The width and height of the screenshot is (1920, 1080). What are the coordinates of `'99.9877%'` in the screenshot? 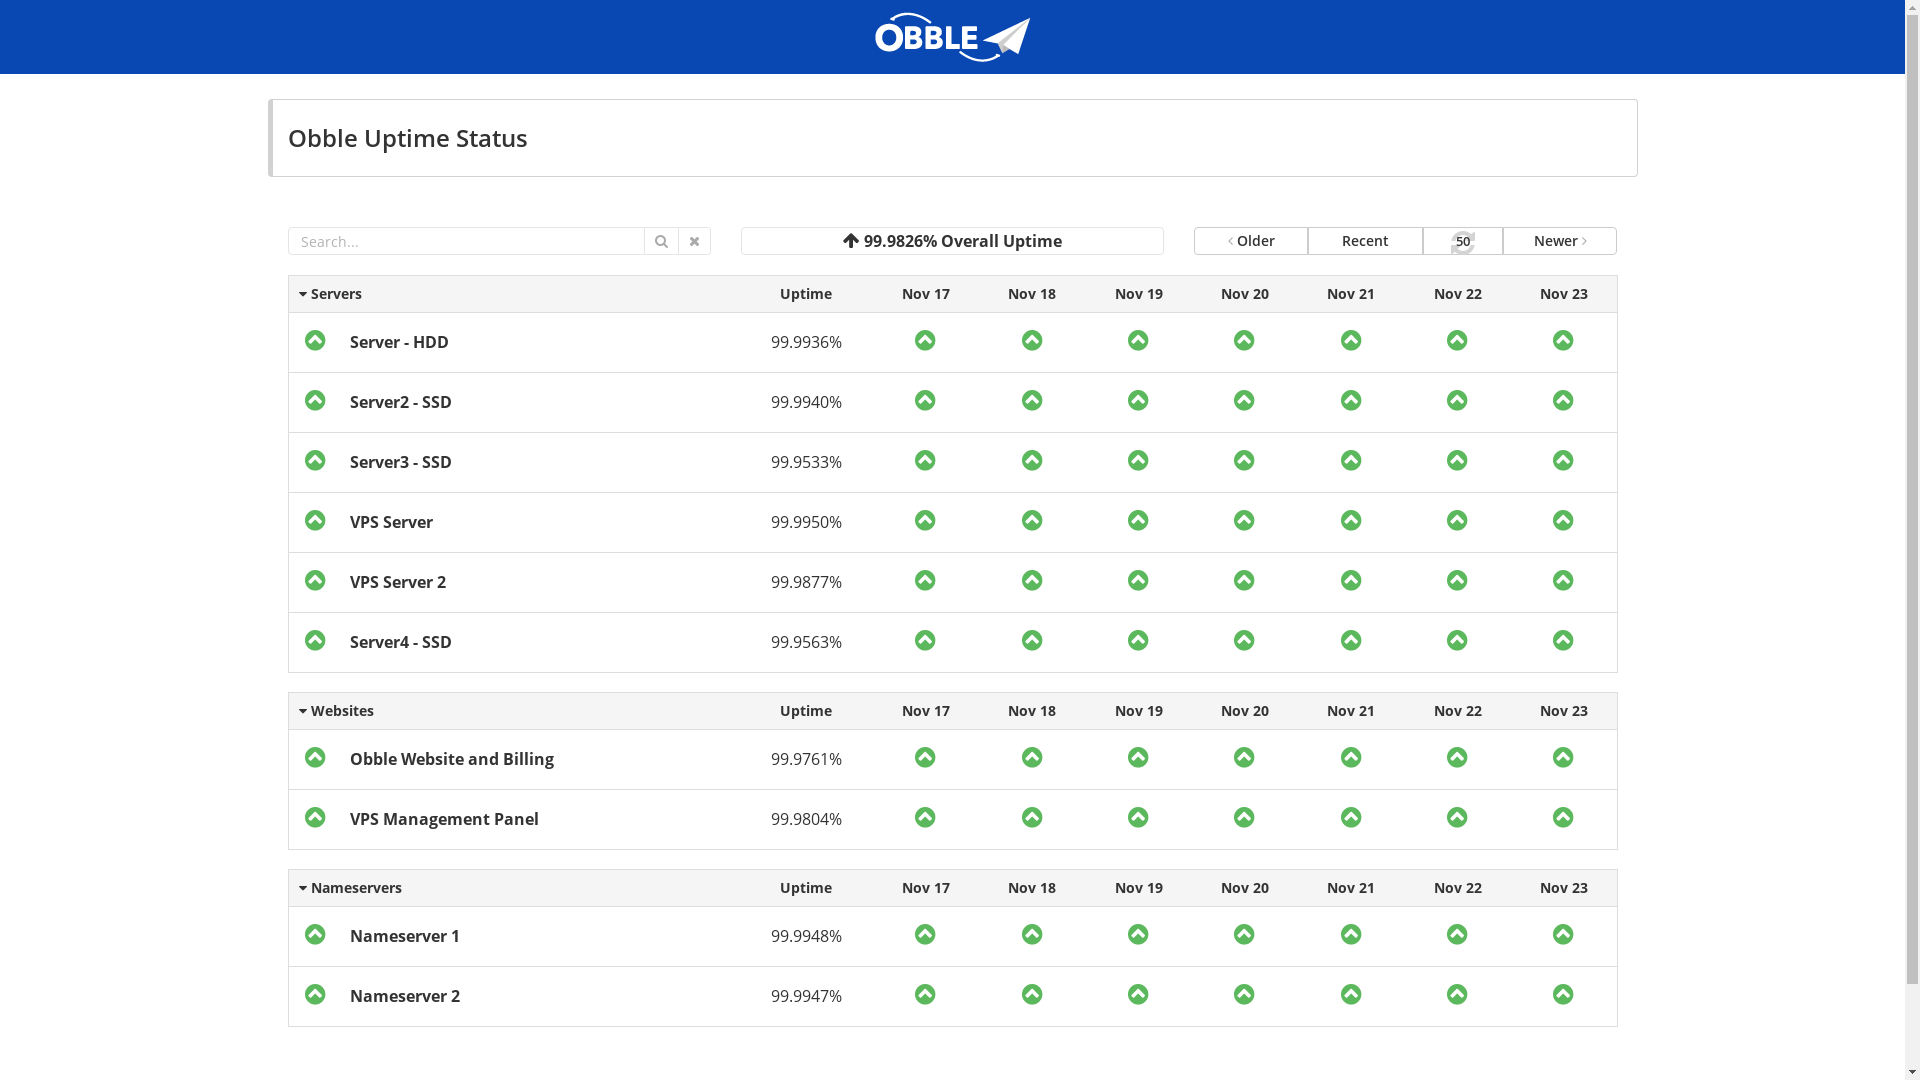 It's located at (806, 582).